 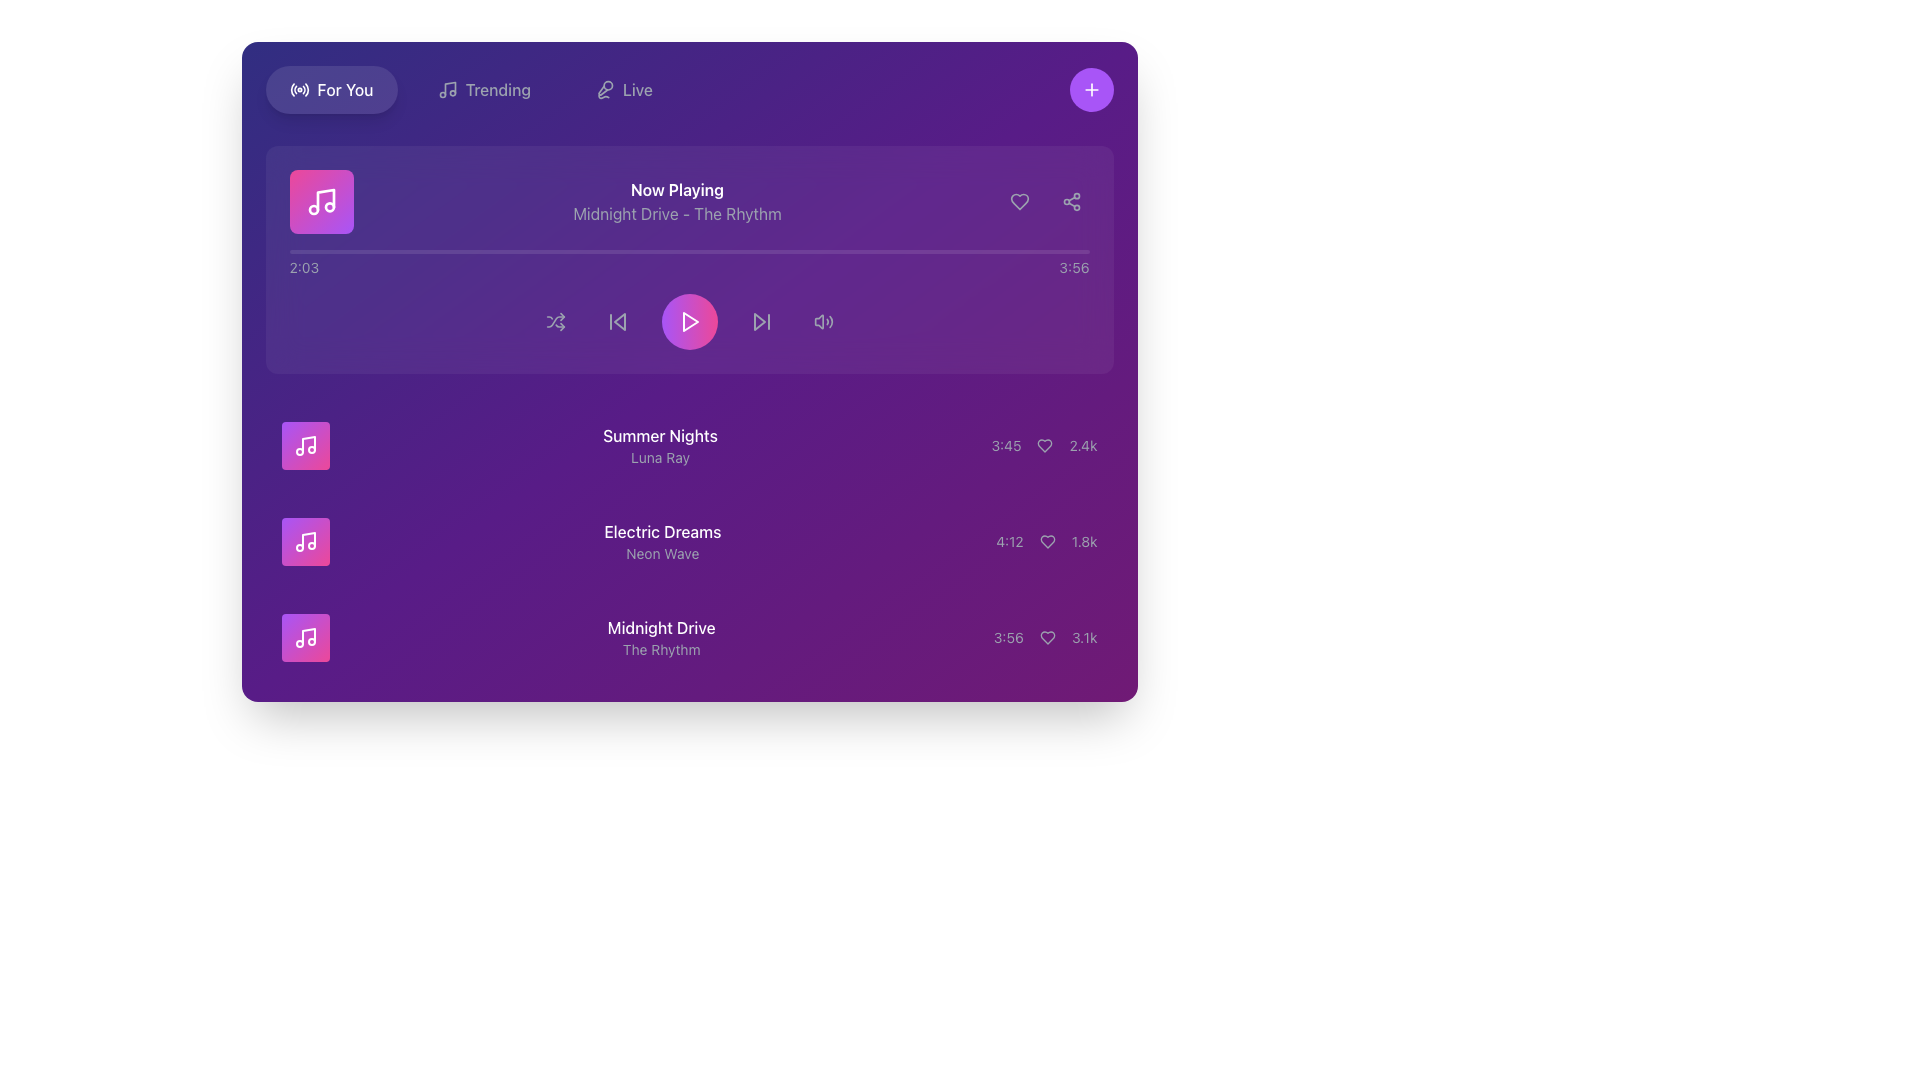 I want to click on the 'Now Playing' text label, which is prominently displayed in bold white font against a gradient purple background, located at the center of the music player interface, so click(x=677, y=189).